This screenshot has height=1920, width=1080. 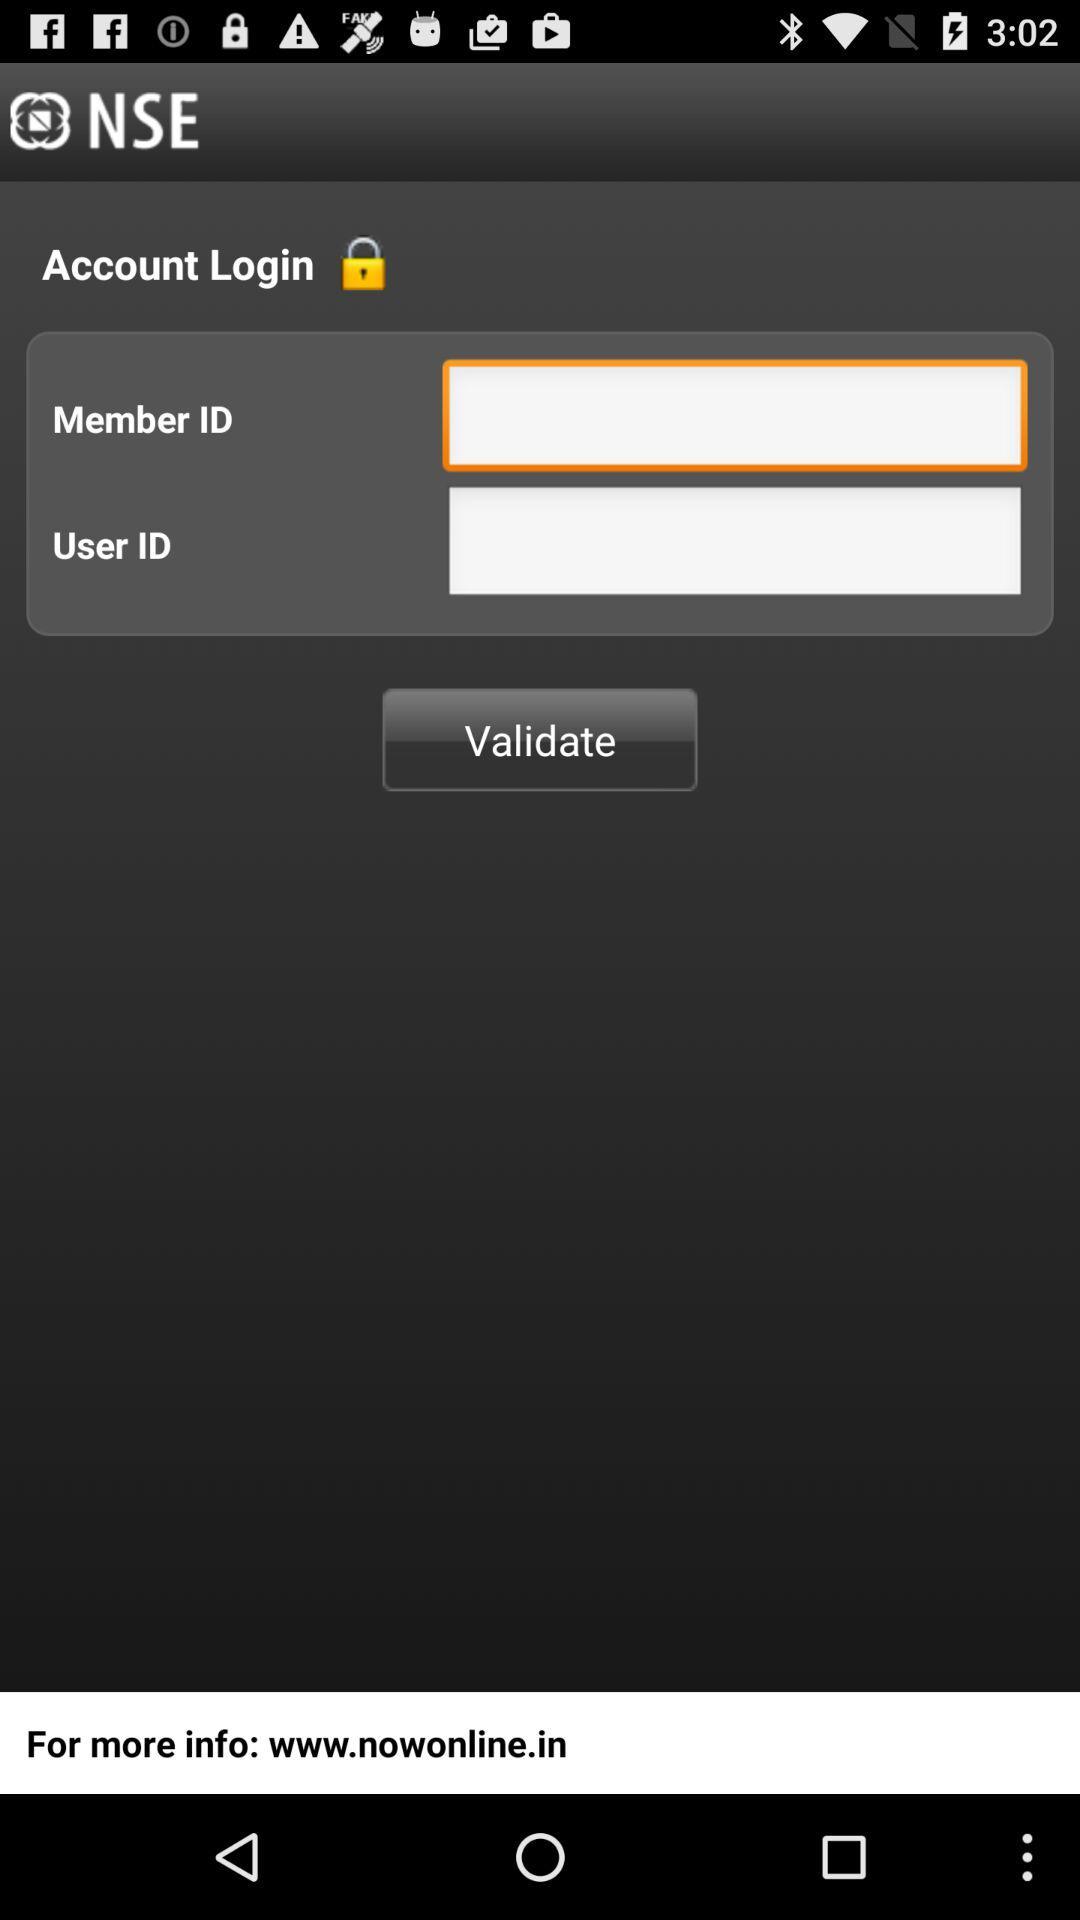 What do you see at coordinates (735, 419) in the screenshot?
I see `field where you enter your member id` at bounding box center [735, 419].